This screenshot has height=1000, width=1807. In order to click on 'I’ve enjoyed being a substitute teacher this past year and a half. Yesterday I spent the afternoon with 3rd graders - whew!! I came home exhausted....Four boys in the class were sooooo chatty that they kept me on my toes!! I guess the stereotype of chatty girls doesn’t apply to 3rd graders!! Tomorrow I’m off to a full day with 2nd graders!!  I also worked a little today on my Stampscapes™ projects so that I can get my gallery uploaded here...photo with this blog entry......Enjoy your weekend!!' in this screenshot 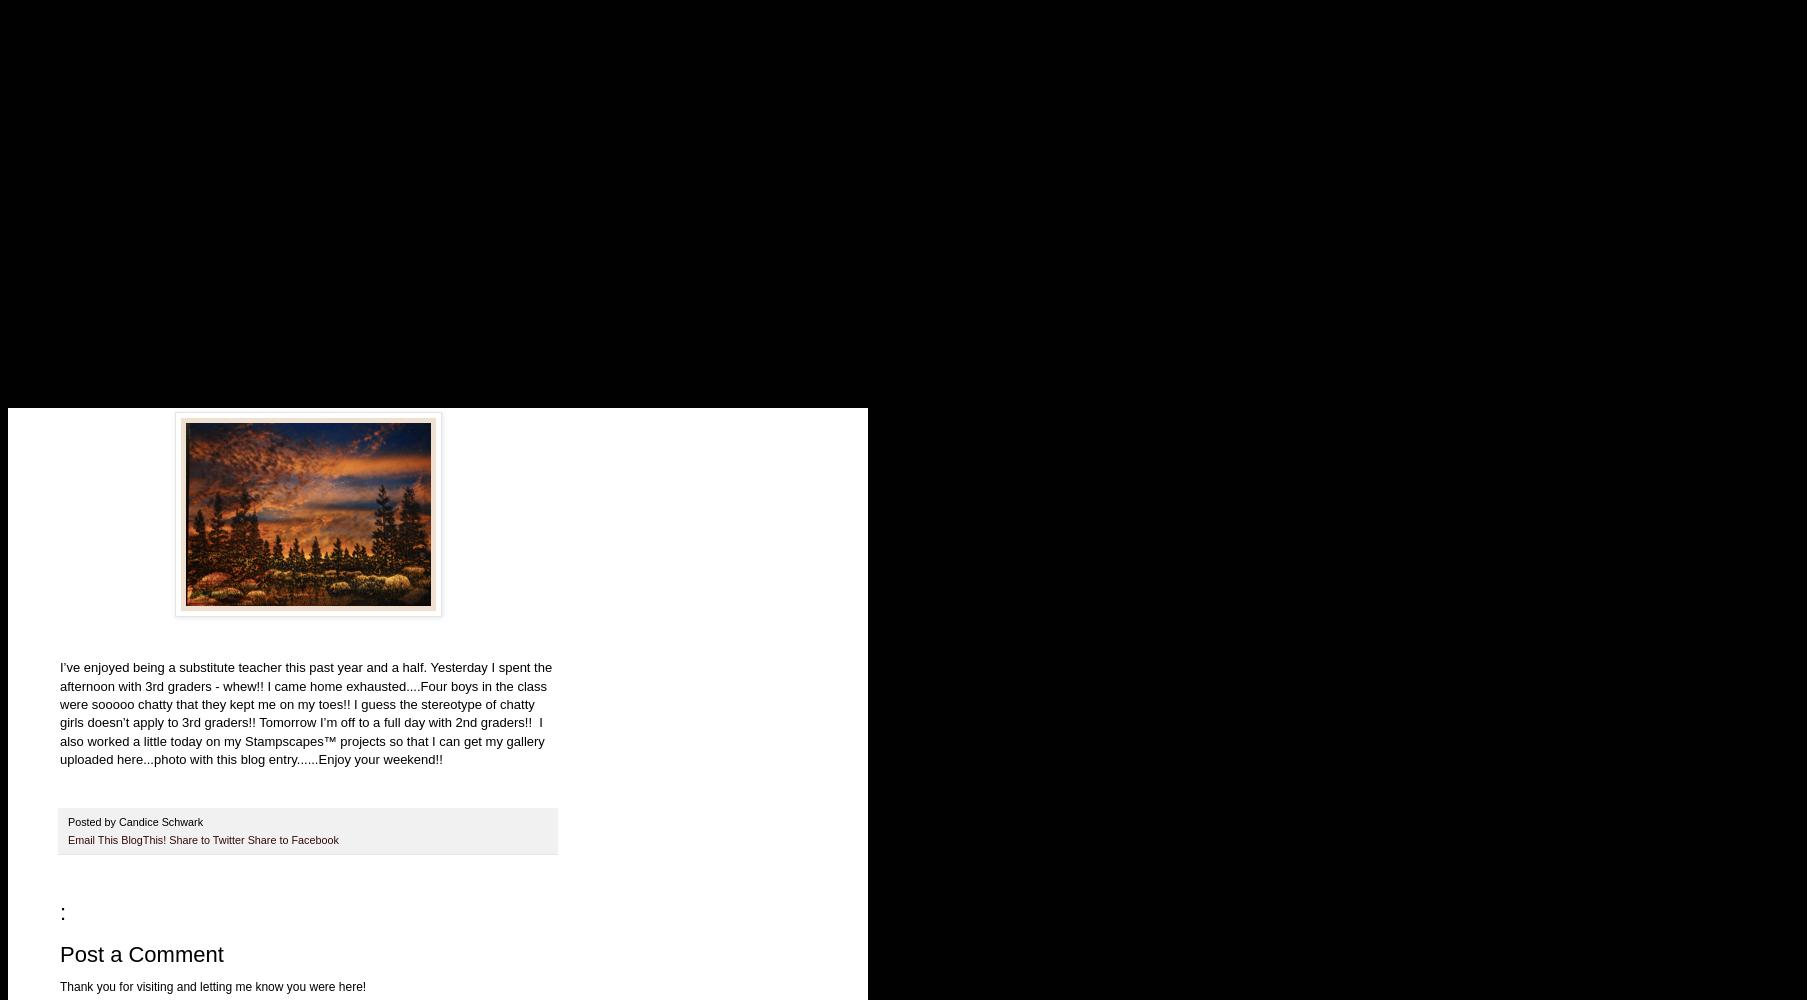, I will do `click(305, 712)`.